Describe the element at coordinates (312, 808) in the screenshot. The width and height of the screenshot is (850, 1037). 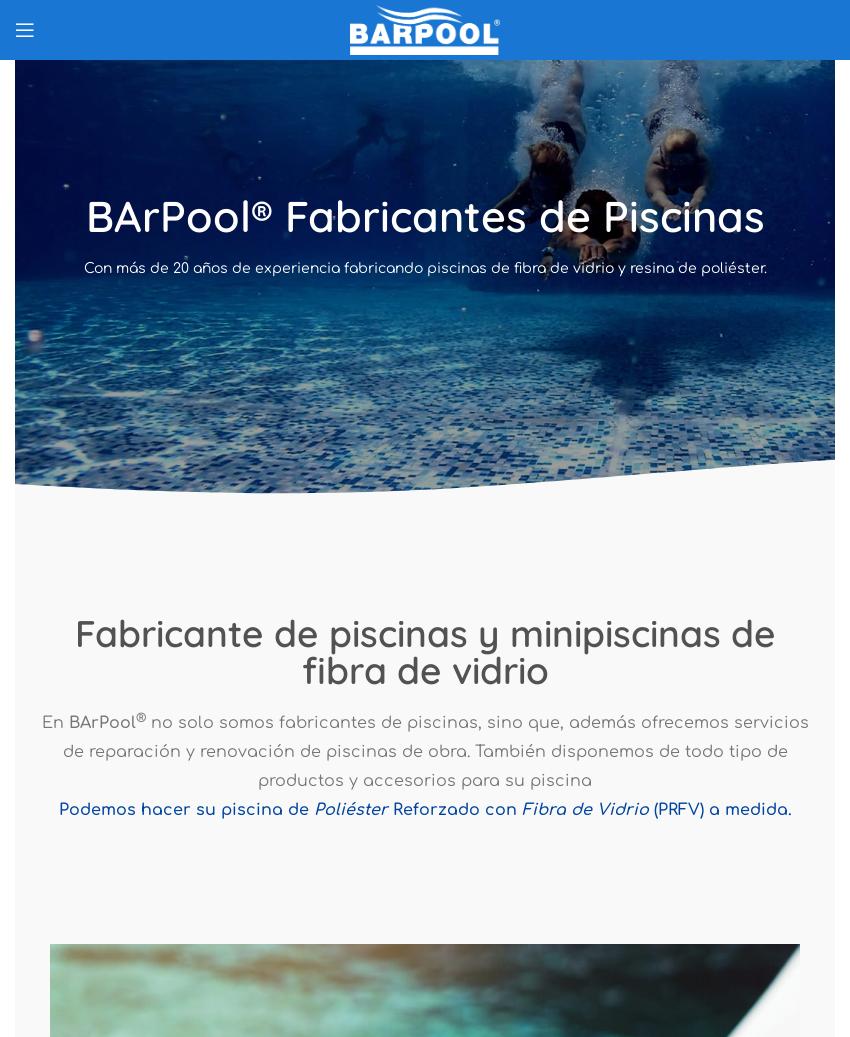
I see `'Poliéster'` at that location.